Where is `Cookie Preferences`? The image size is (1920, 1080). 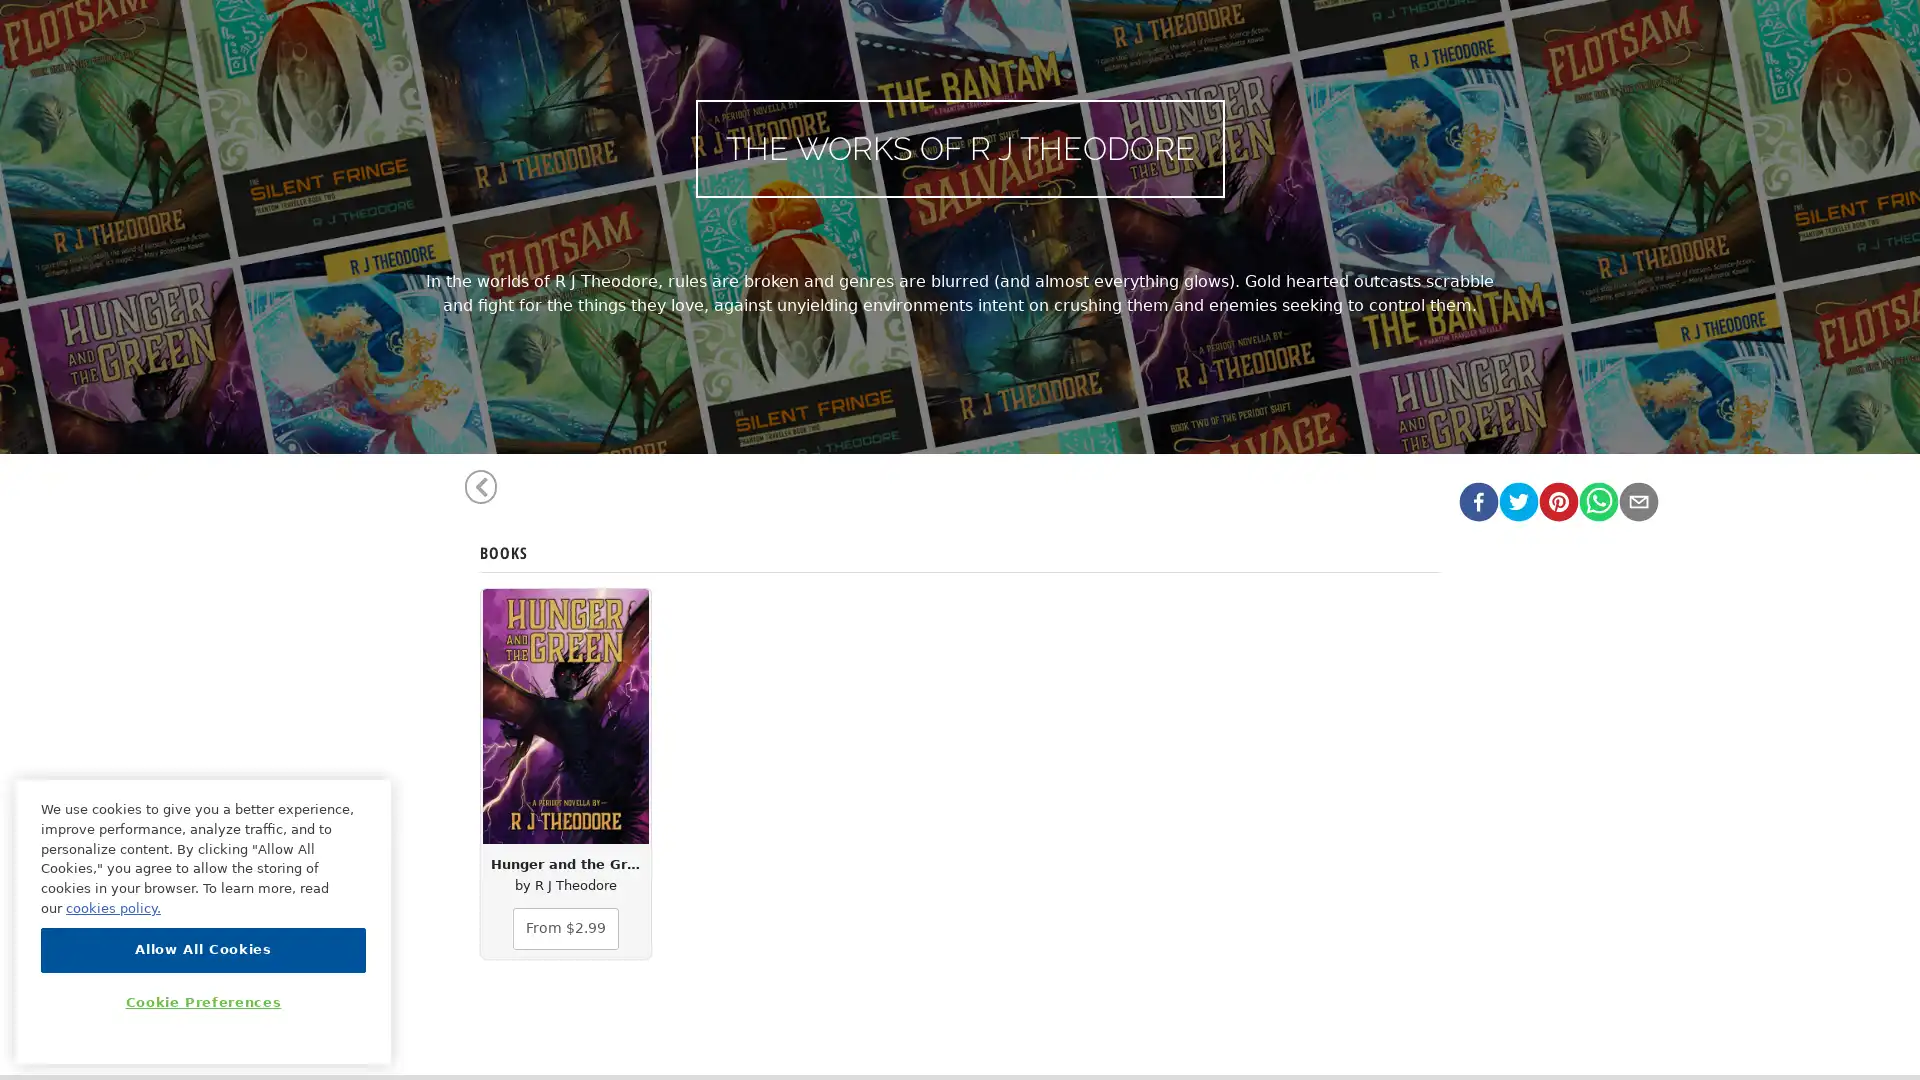 Cookie Preferences is located at coordinates (203, 1002).